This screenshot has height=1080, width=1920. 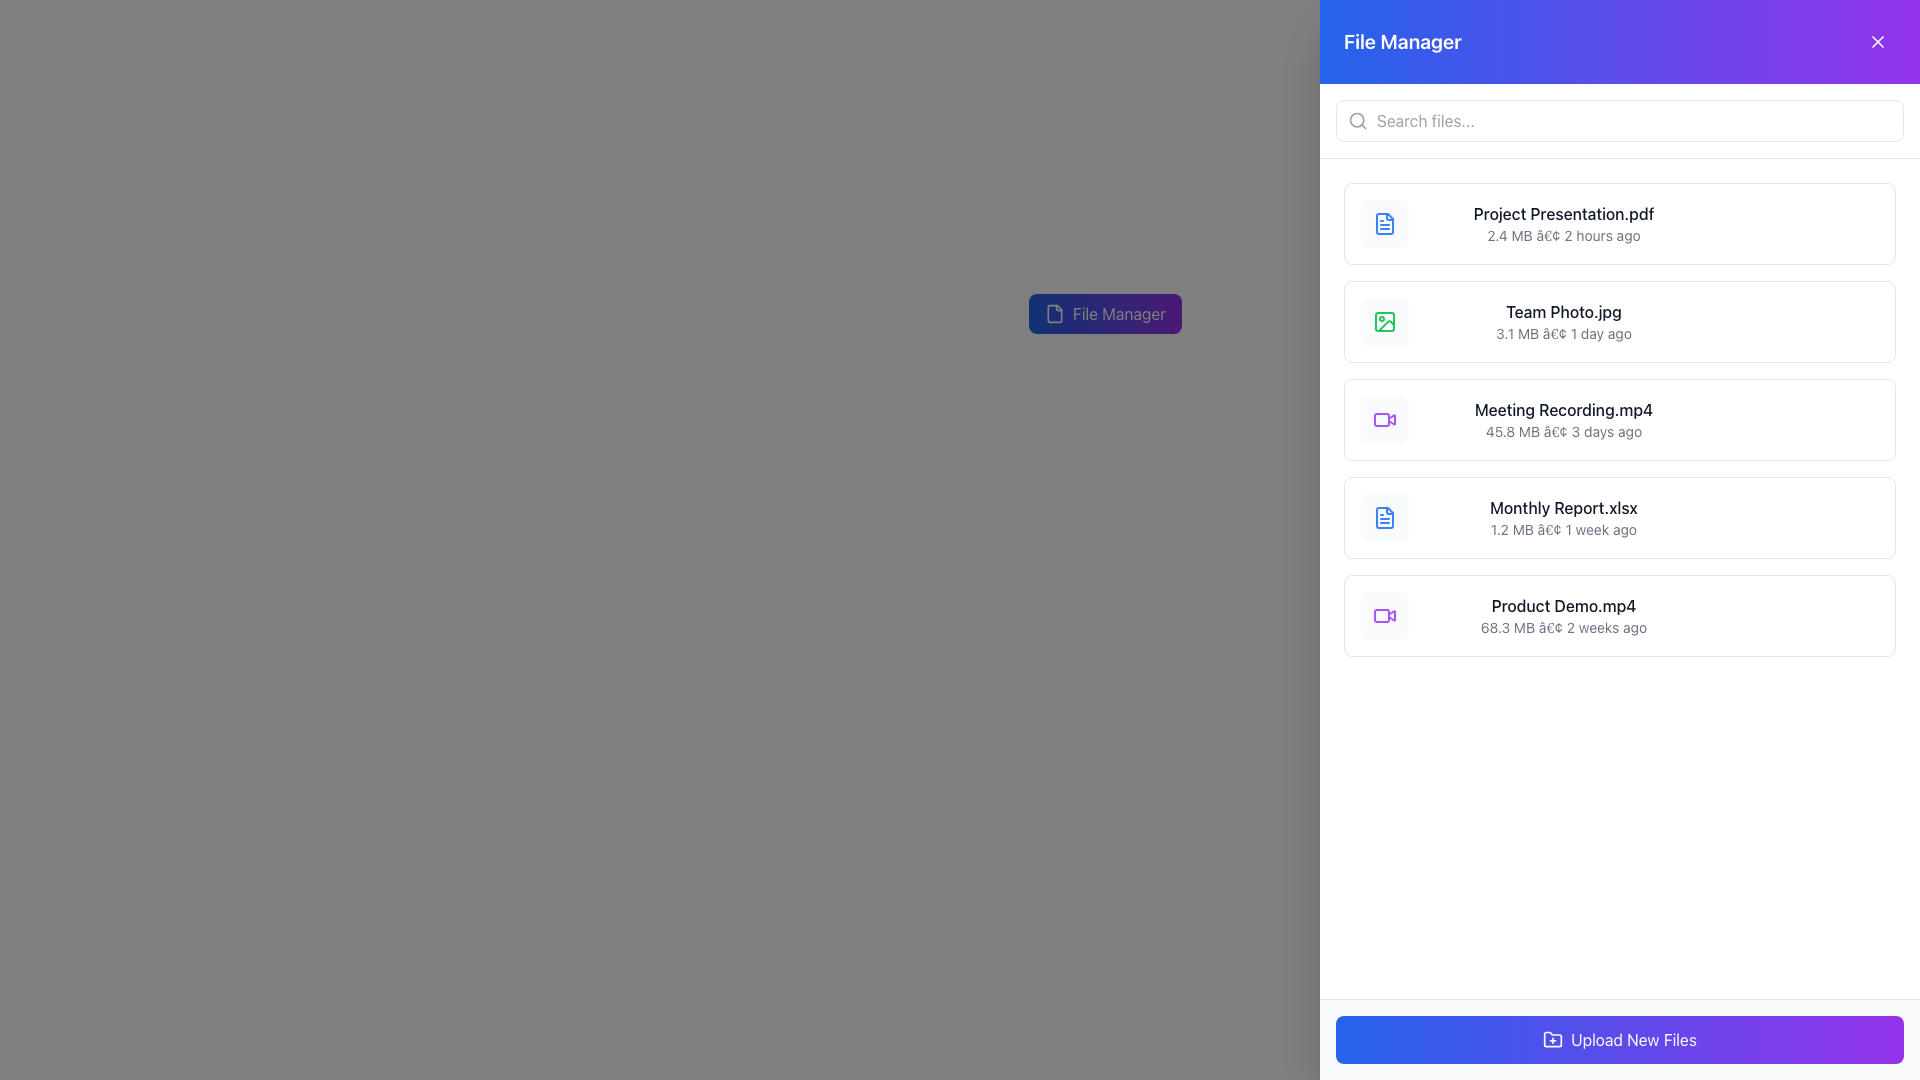 I want to click on the green-tinted outlined SVG rectangle icon representing an image located in the 'File Manager' sidebar next to 'Team Photo.jpg', so click(x=1384, y=320).